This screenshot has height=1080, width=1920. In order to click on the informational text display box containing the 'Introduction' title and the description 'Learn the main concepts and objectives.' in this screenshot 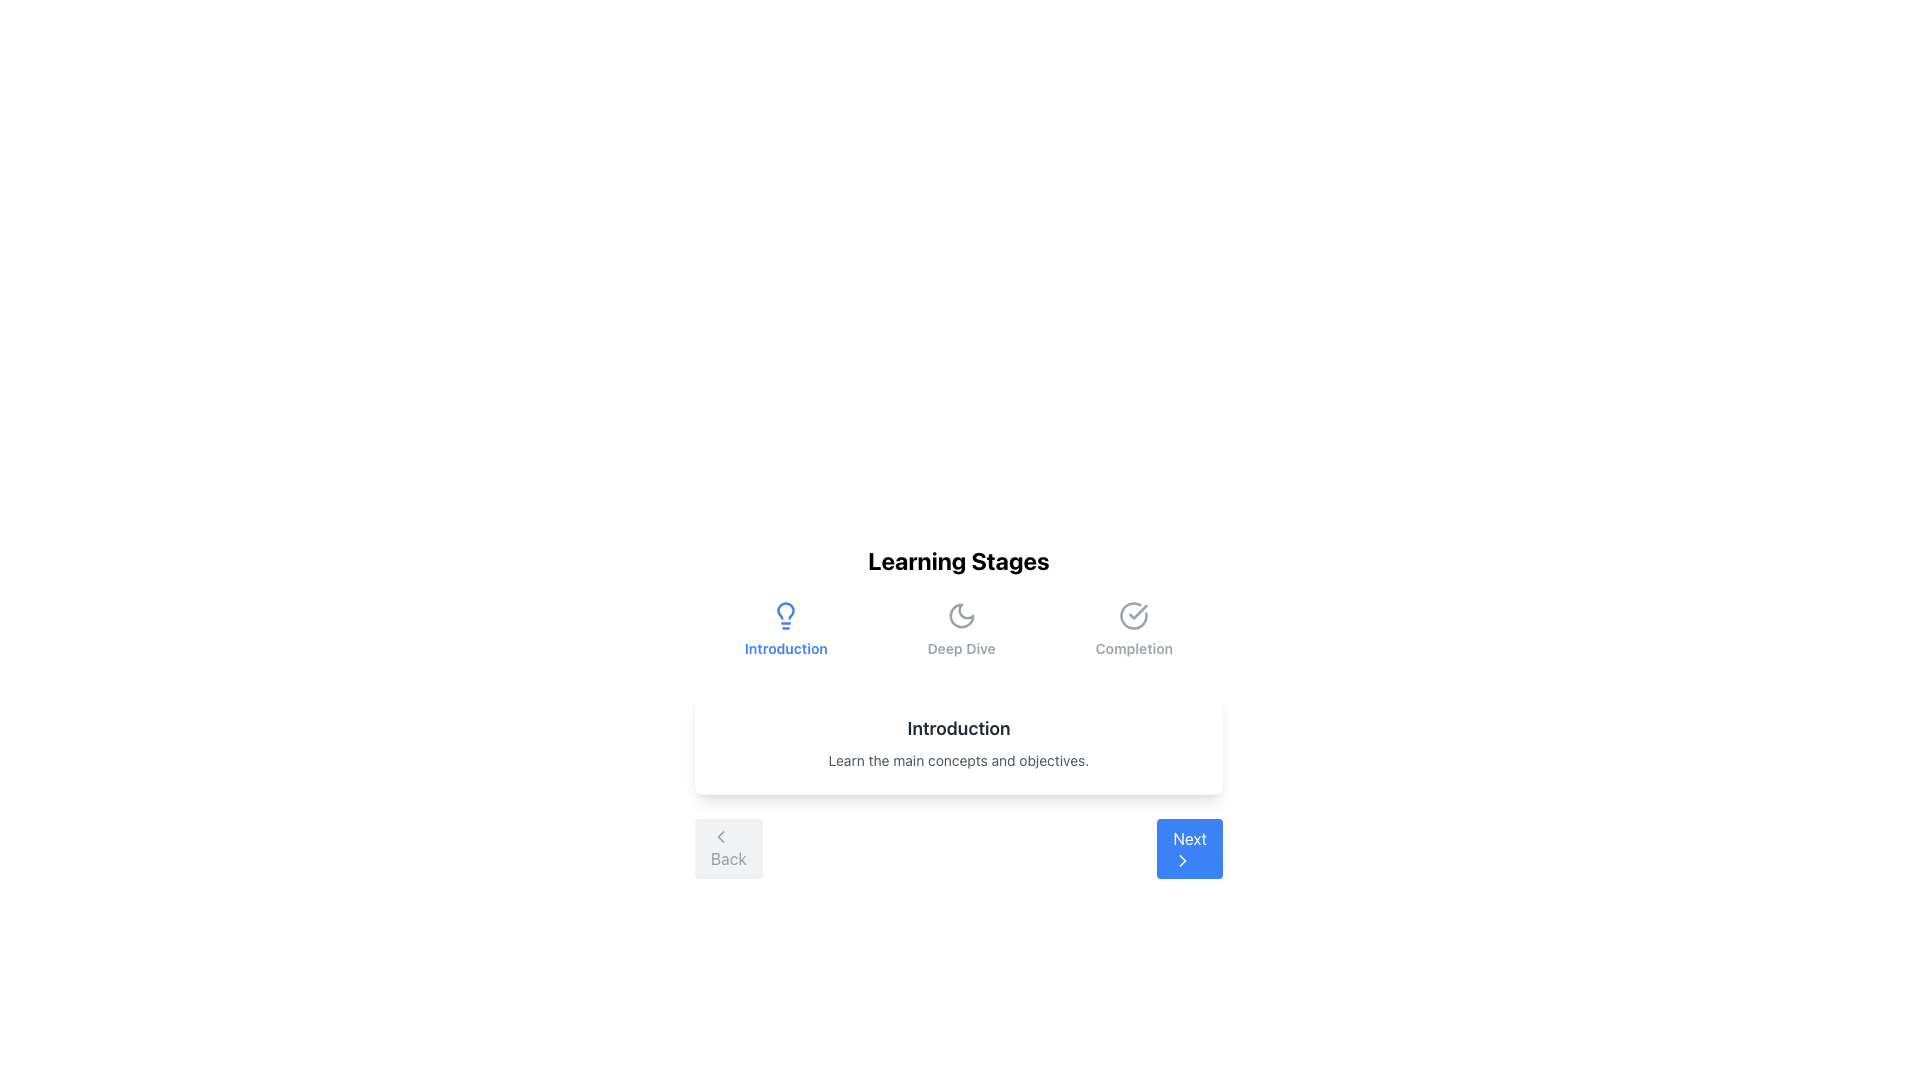, I will do `click(958, 743)`.